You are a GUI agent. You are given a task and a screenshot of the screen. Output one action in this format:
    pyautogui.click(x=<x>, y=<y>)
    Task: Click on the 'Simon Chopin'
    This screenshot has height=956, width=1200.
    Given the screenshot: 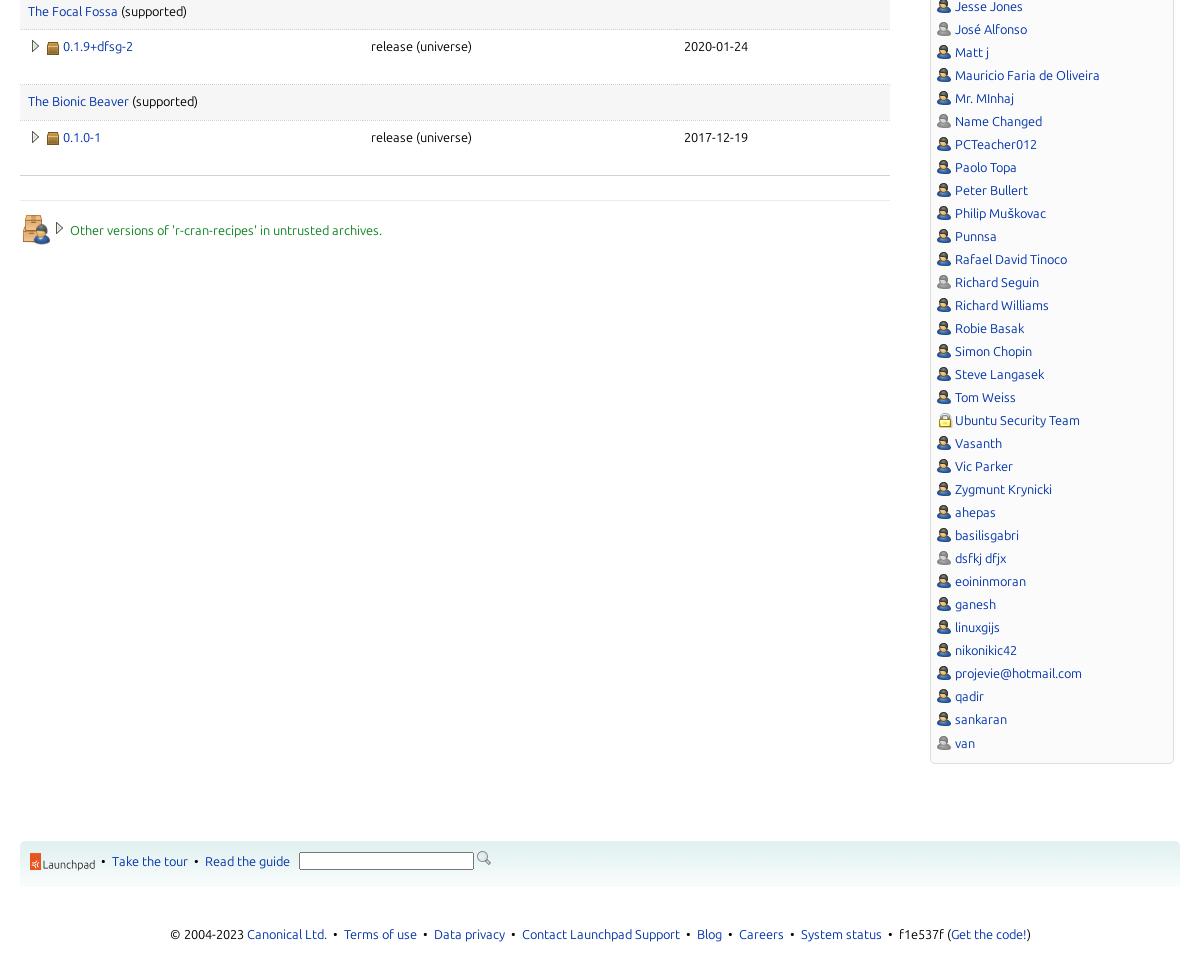 What is the action you would take?
    pyautogui.click(x=993, y=350)
    